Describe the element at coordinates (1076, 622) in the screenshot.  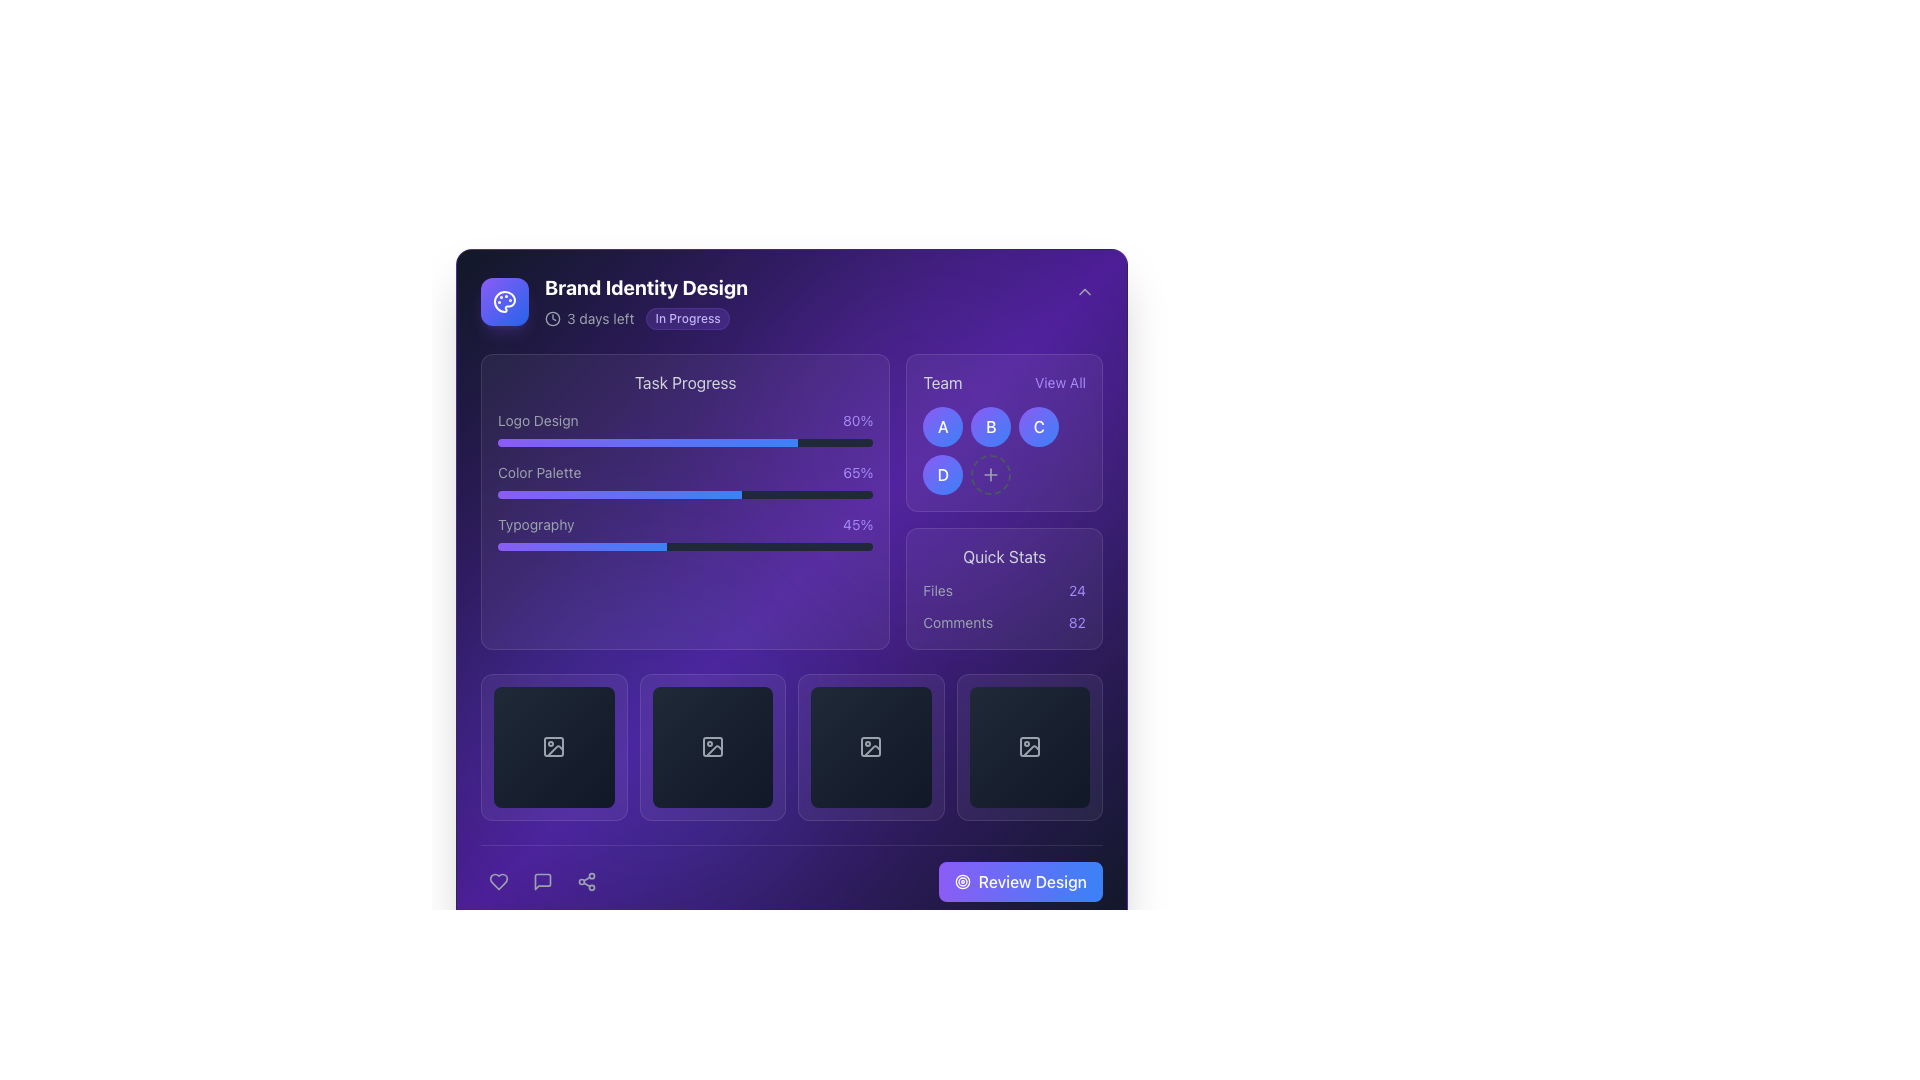
I see `the text label displaying the numerical value '82' in light violet font, located in the 'Quick Stats' module next to the 'Comments' label` at that location.